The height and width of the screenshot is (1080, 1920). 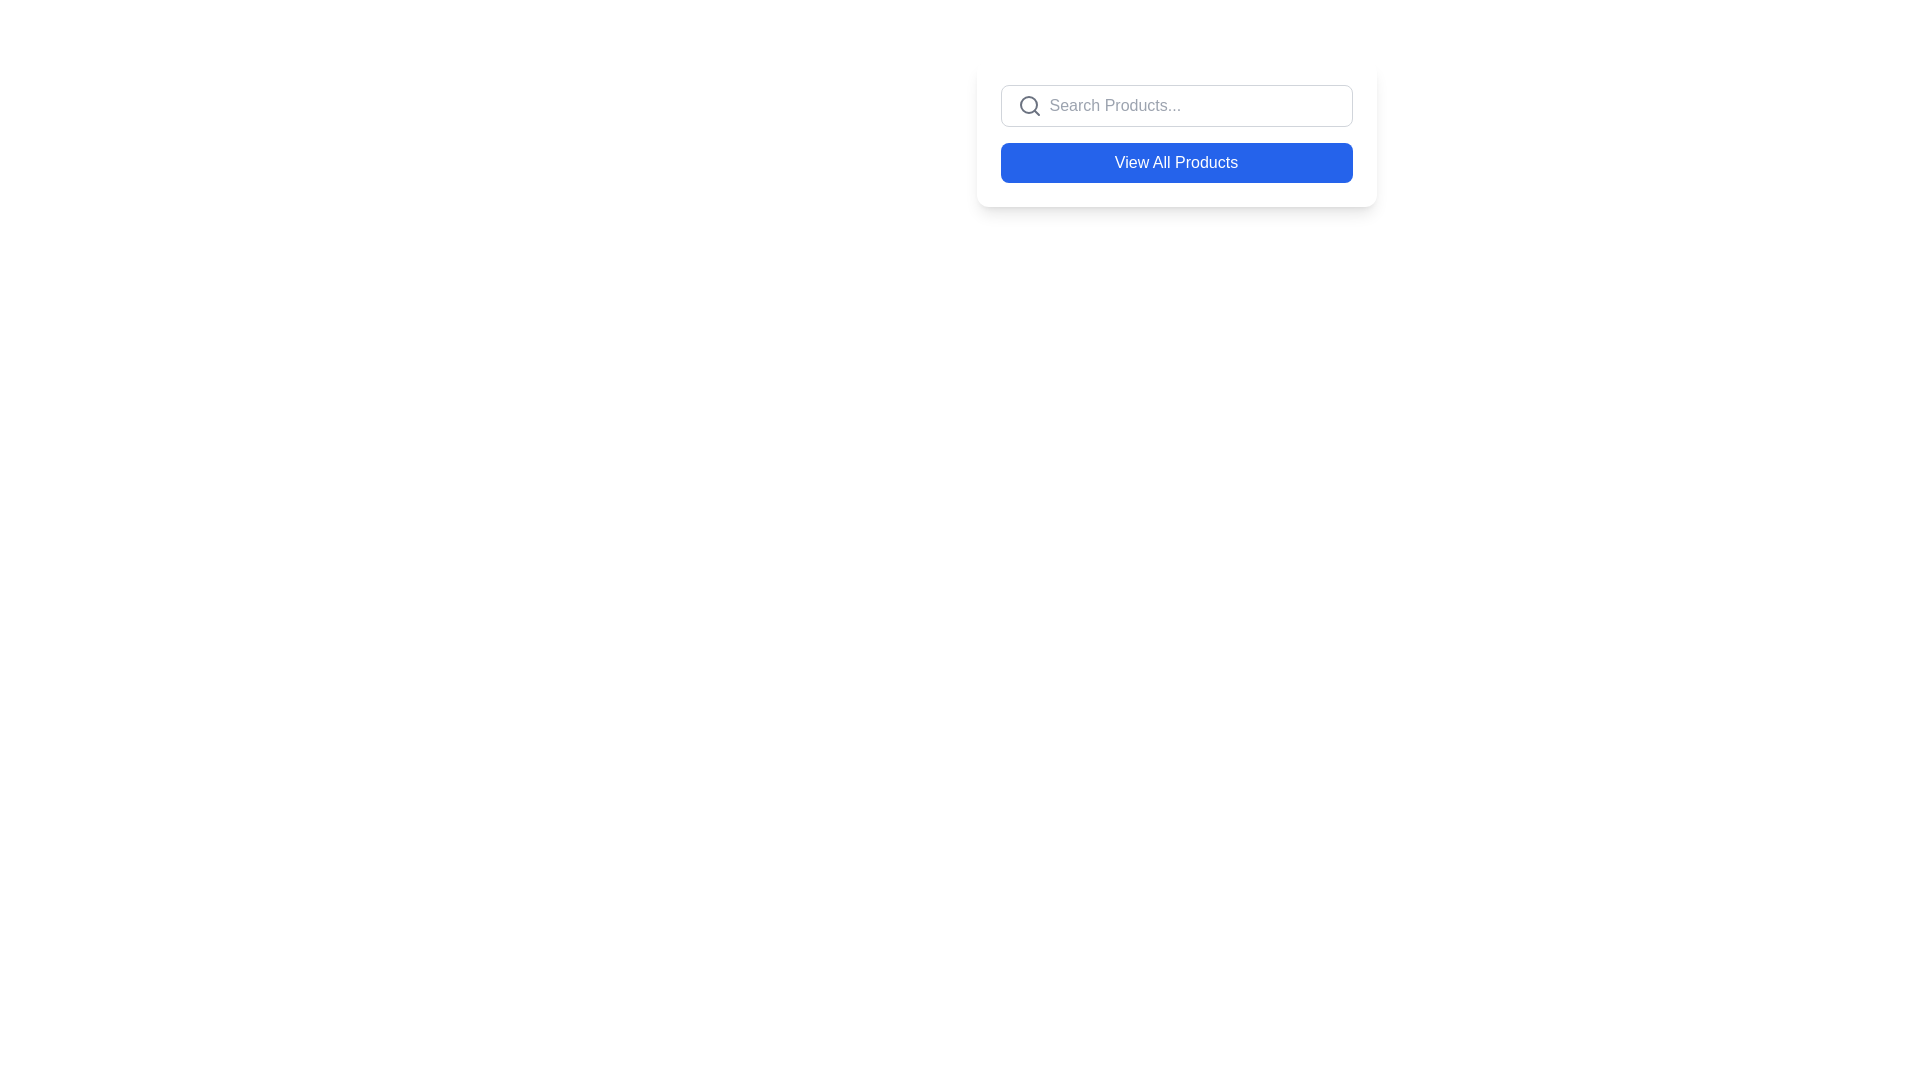 What do you see at coordinates (1029, 105) in the screenshot?
I see `the Magnifying Glass icon that represents the search functionality, located at the leftmost side of the search input field` at bounding box center [1029, 105].